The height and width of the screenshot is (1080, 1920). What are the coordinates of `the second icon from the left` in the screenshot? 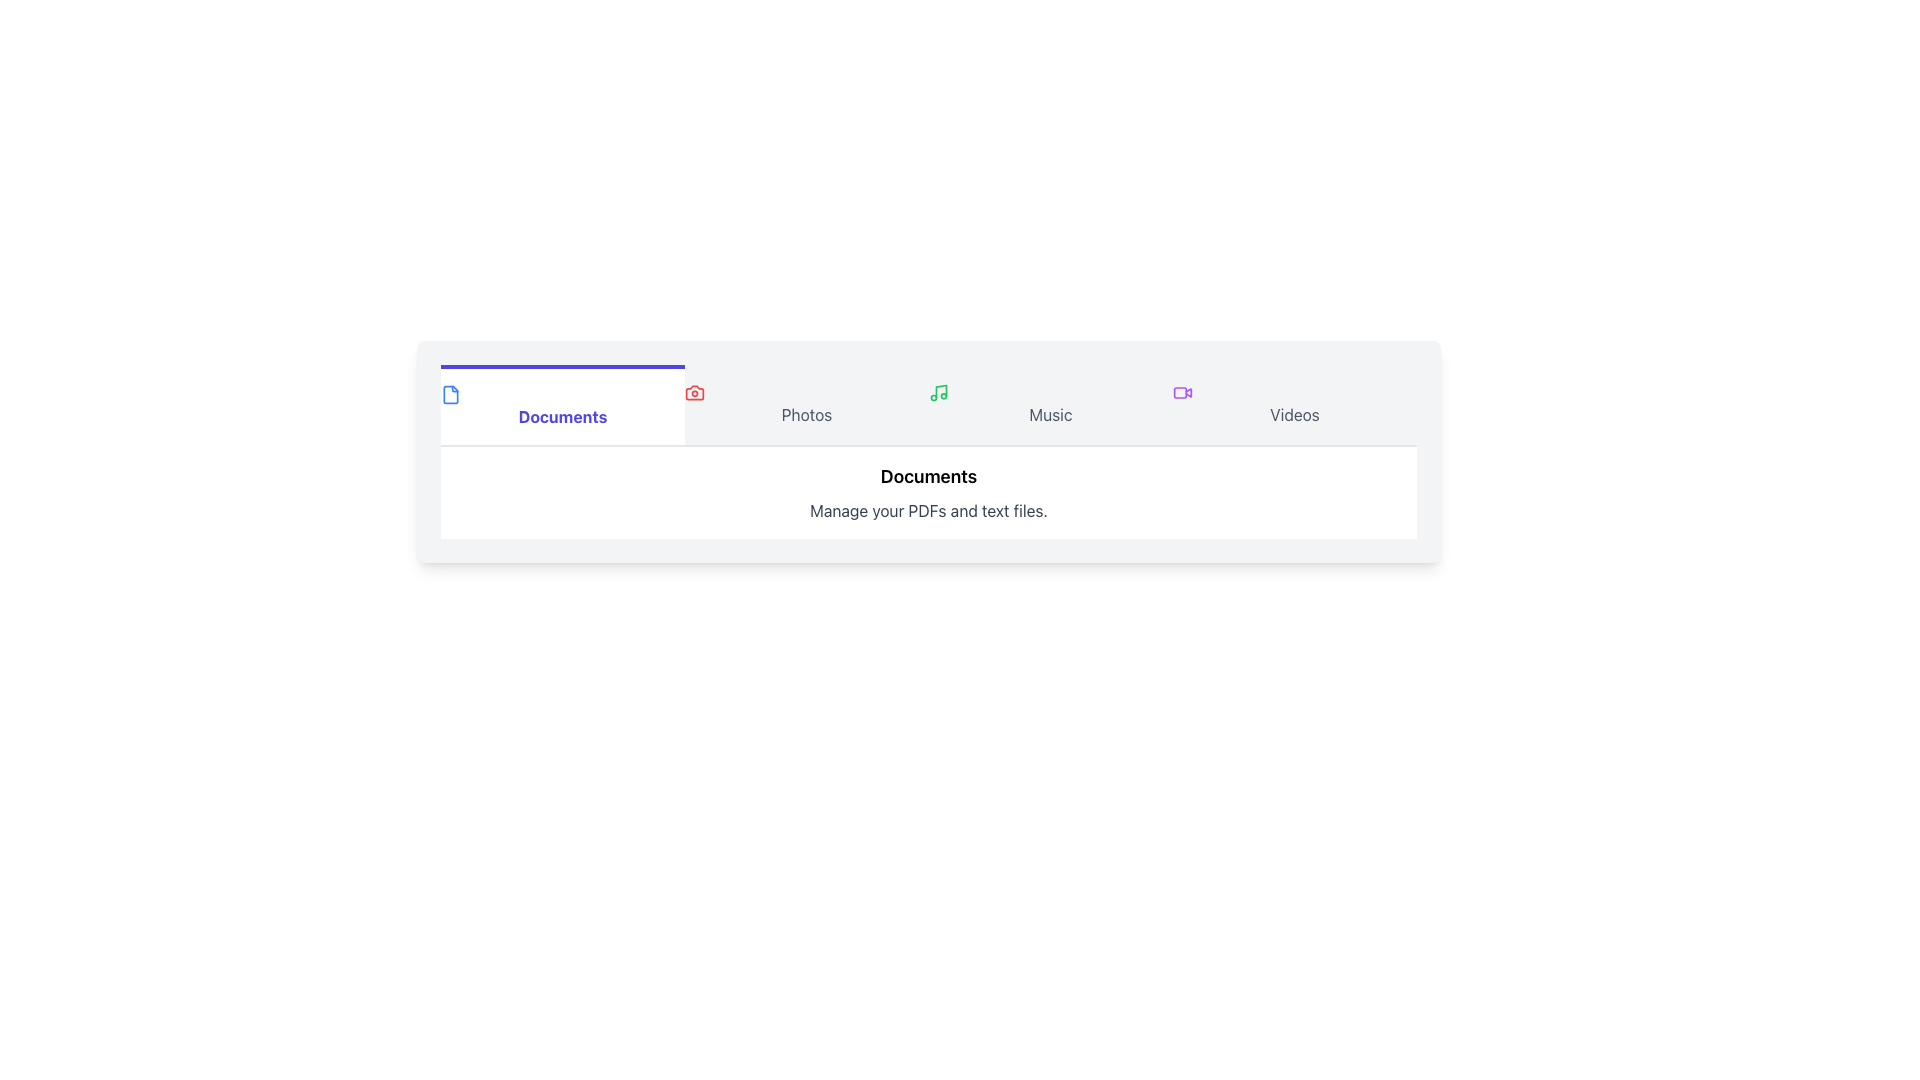 It's located at (695, 393).